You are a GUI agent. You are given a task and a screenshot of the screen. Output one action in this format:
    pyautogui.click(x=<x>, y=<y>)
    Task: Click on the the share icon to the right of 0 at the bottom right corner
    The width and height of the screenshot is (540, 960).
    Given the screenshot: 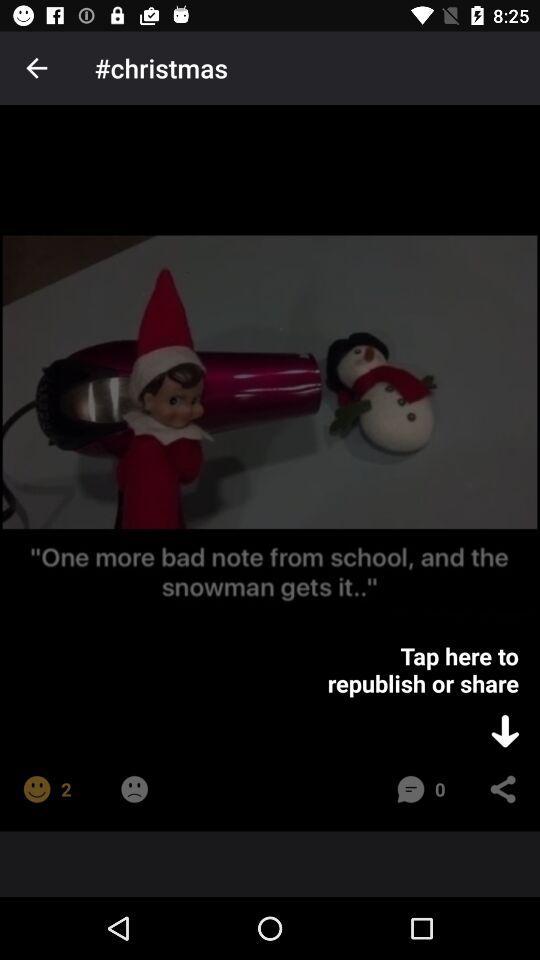 What is the action you would take?
    pyautogui.click(x=502, y=789)
    